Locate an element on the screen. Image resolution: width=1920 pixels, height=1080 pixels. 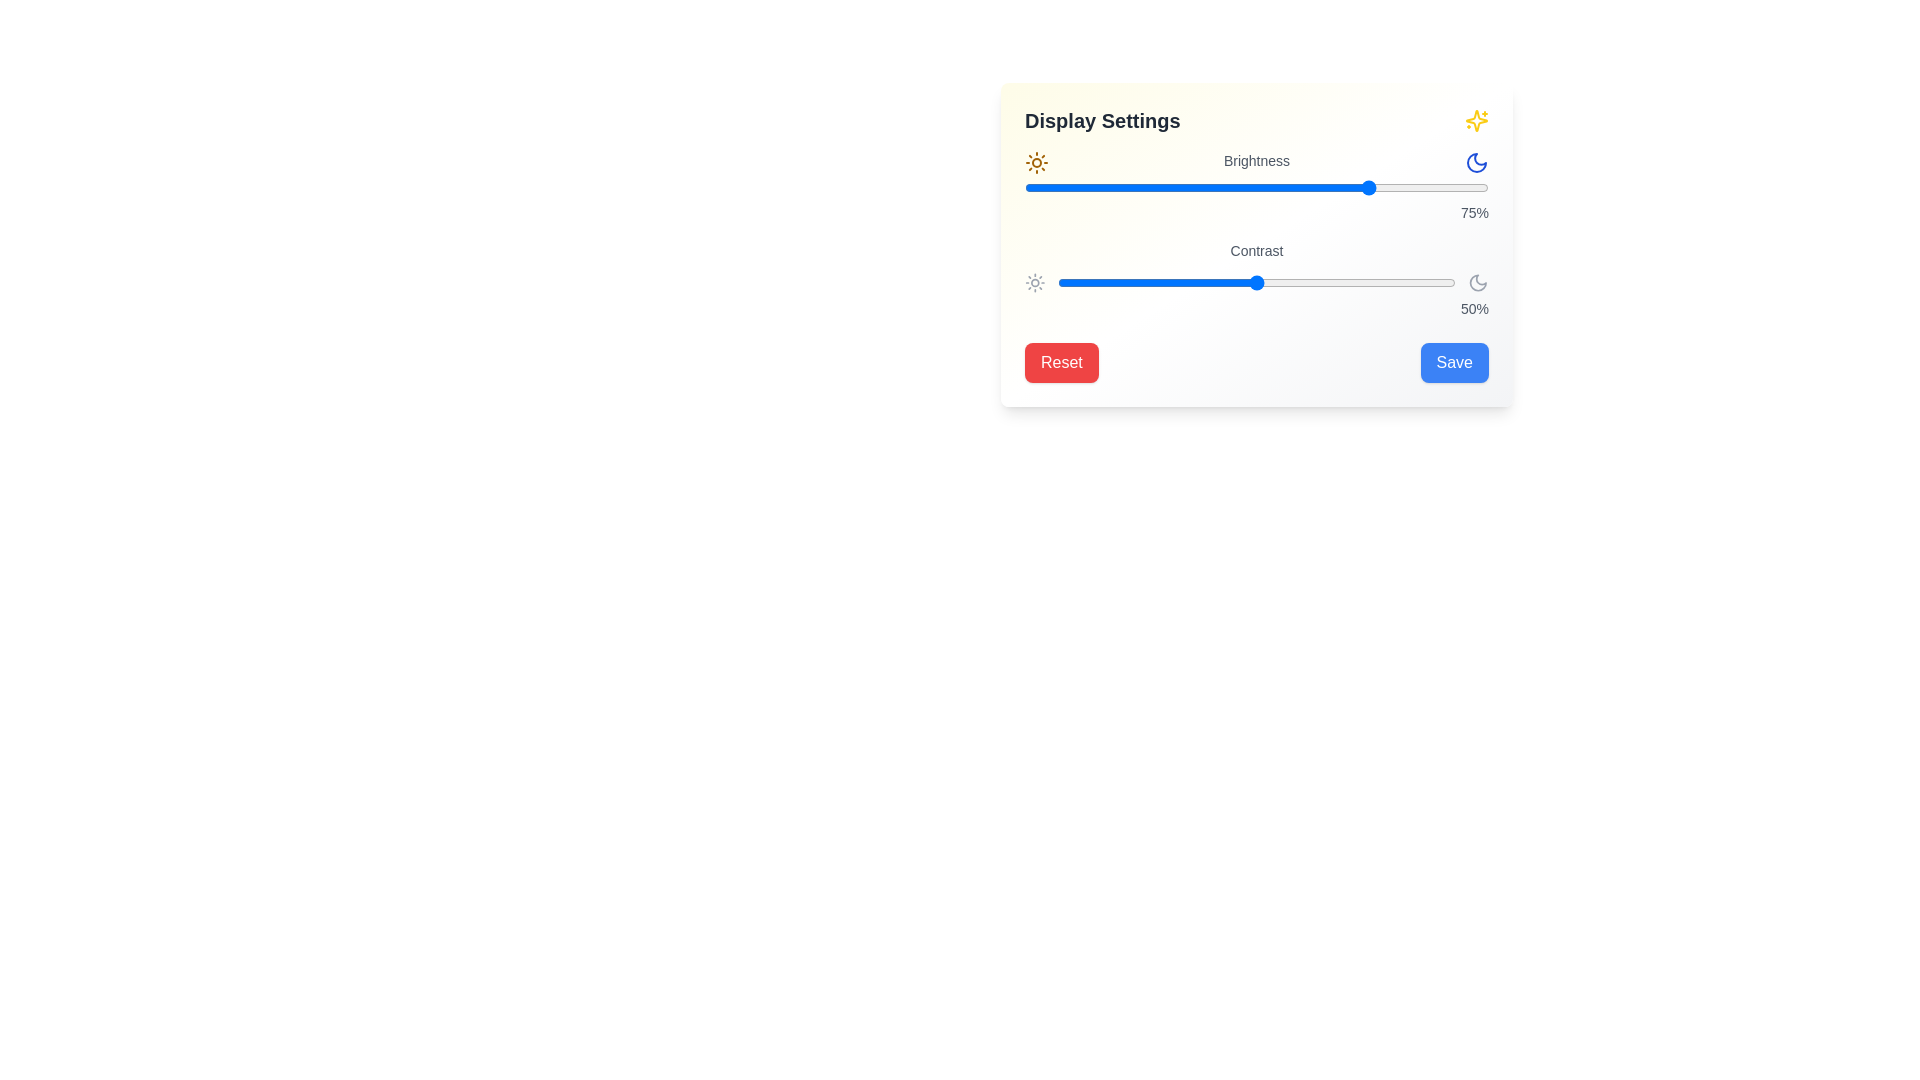
the contrast is located at coordinates (1387, 282).